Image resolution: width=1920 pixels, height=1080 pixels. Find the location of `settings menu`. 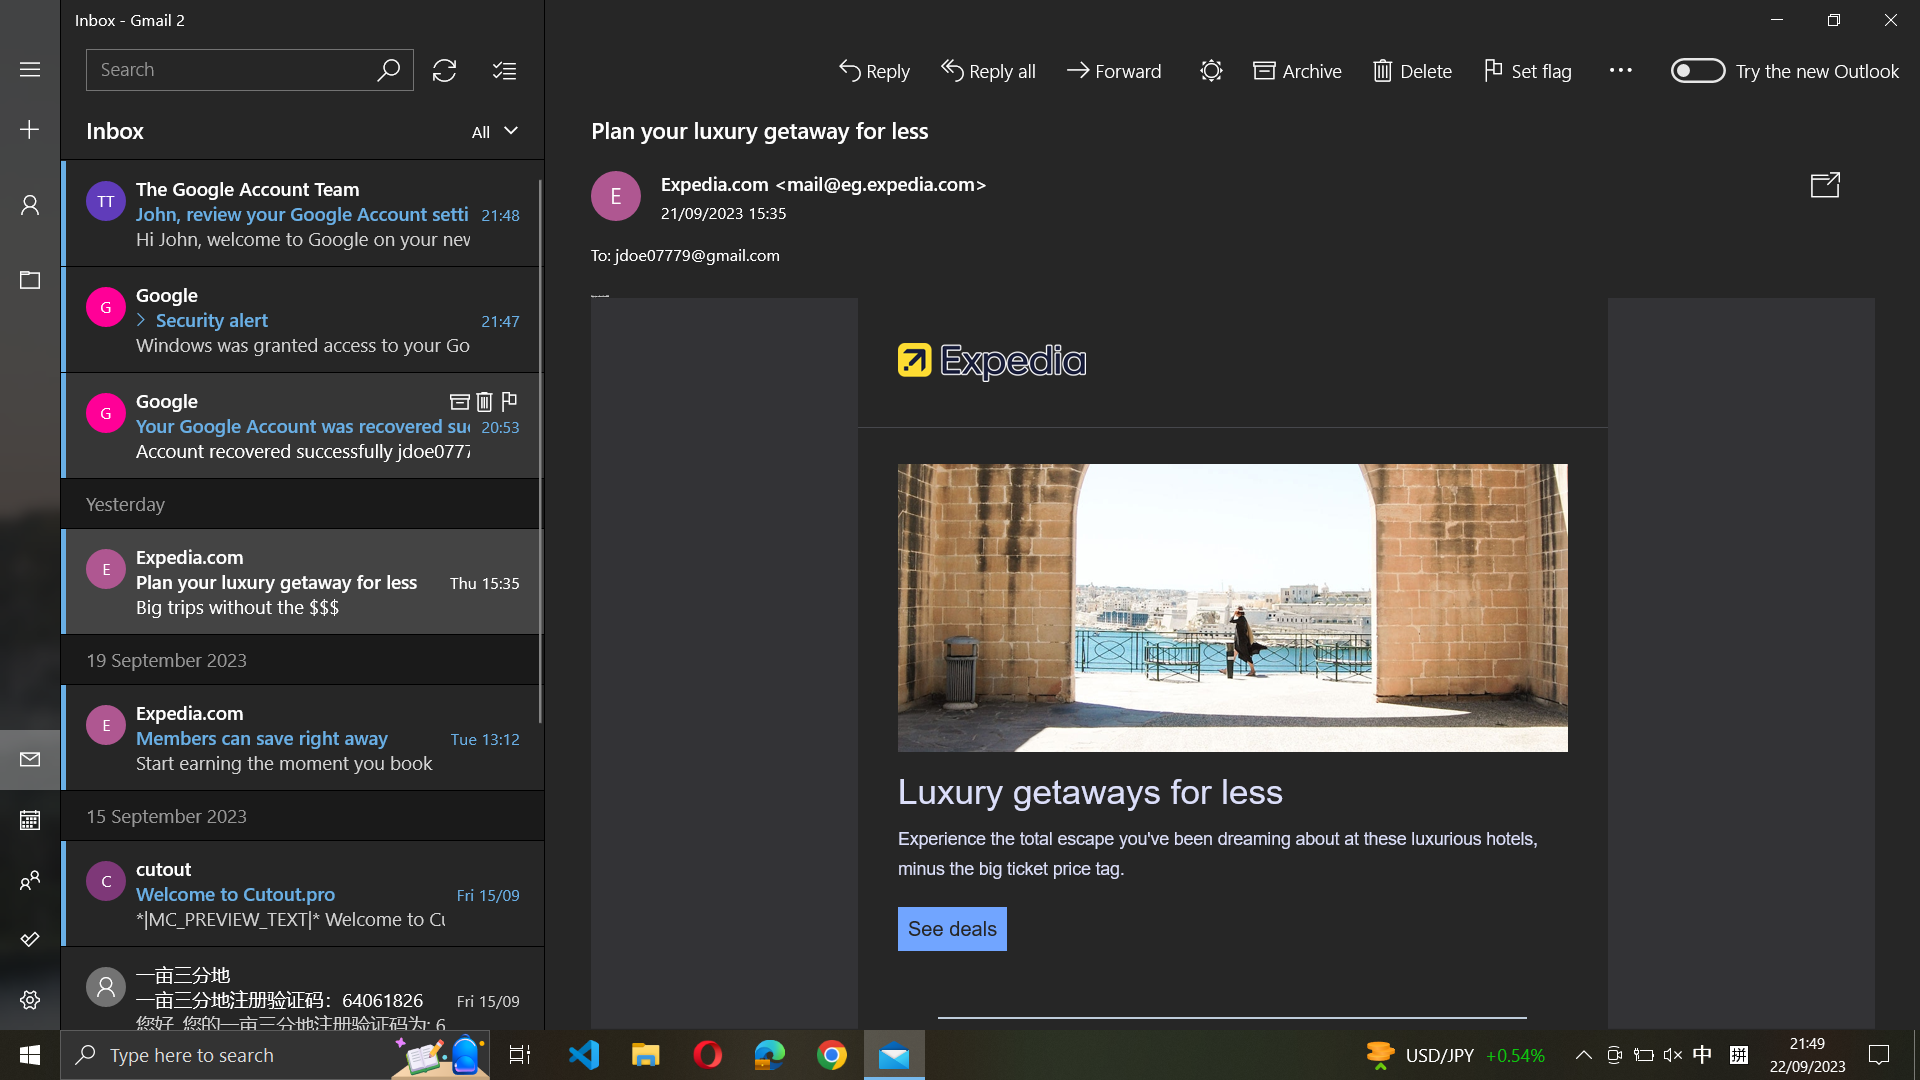

settings menu is located at coordinates (29, 1002).